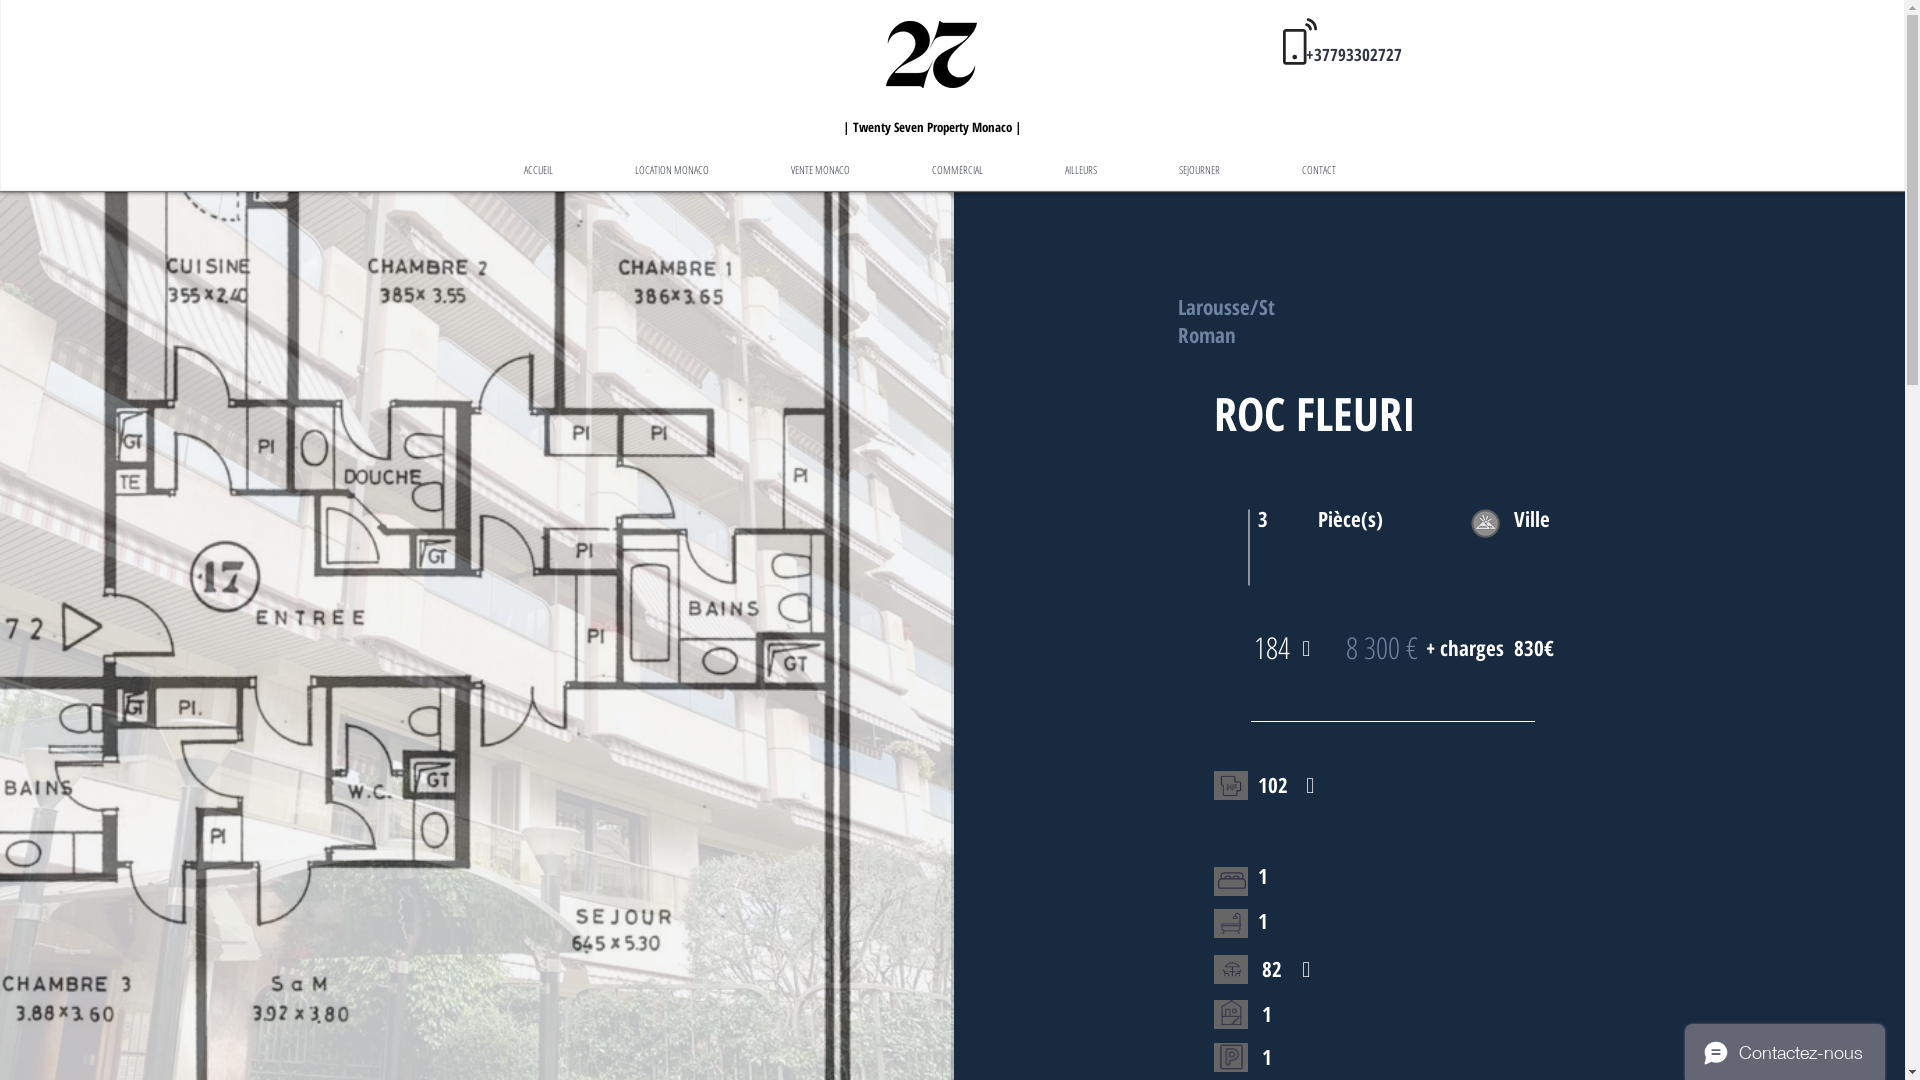 The width and height of the screenshot is (1920, 1080). Describe the element at coordinates (931, 124) in the screenshot. I see `'| Twenty Seven Property Monaco |'` at that location.